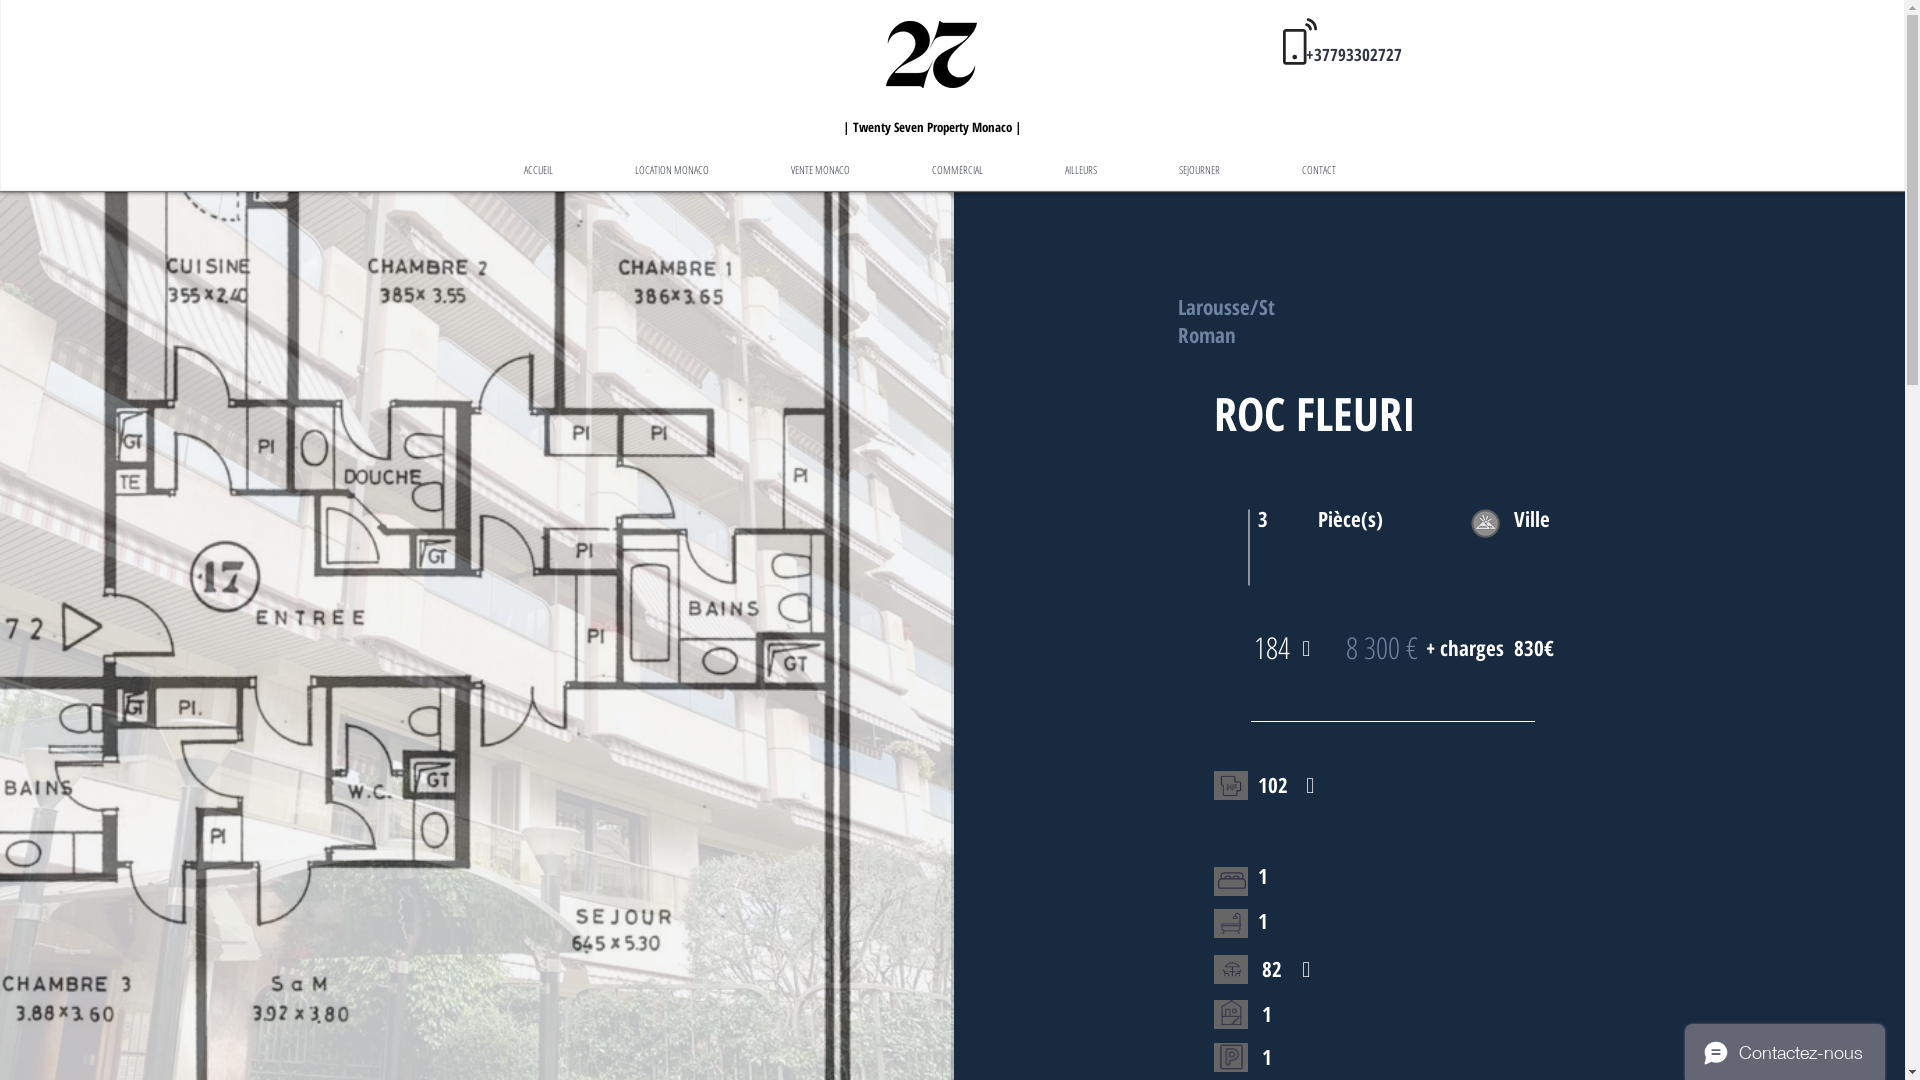 The width and height of the screenshot is (1920, 1080). Describe the element at coordinates (931, 124) in the screenshot. I see `'| Twenty Seven Property Monaco |'` at that location.